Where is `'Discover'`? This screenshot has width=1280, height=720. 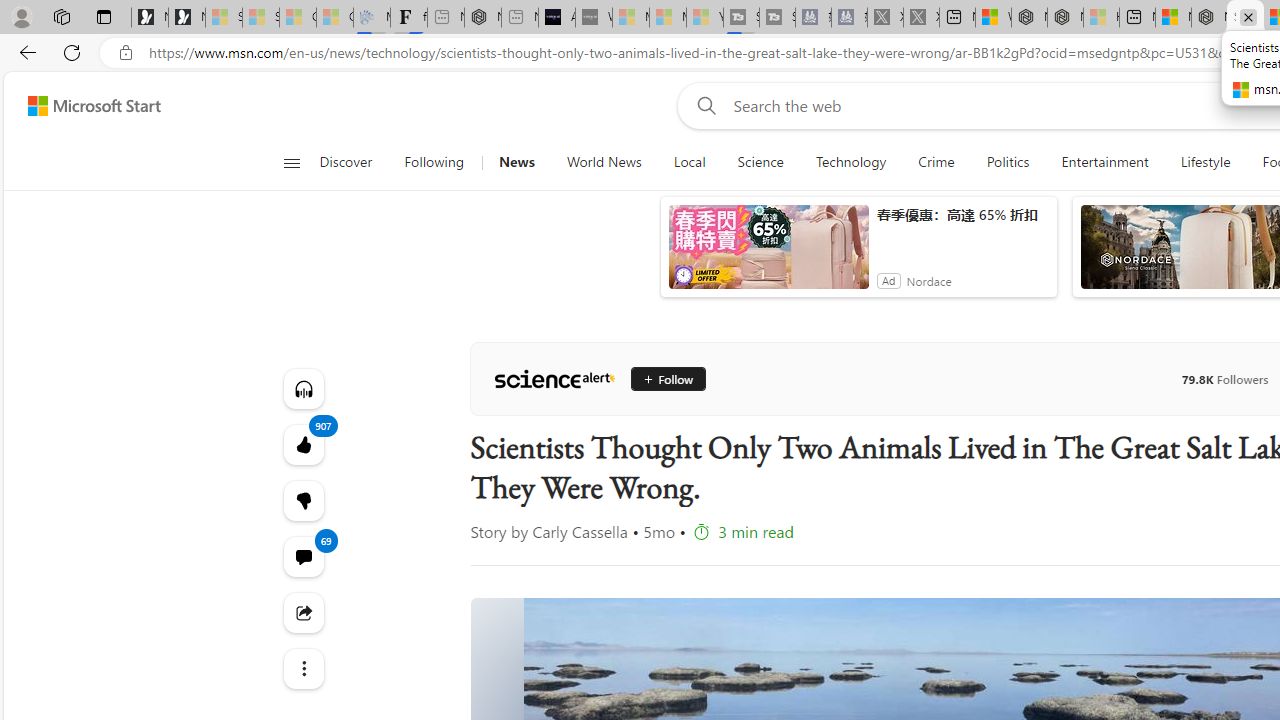
'Discover' is located at coordinates (353, 162).